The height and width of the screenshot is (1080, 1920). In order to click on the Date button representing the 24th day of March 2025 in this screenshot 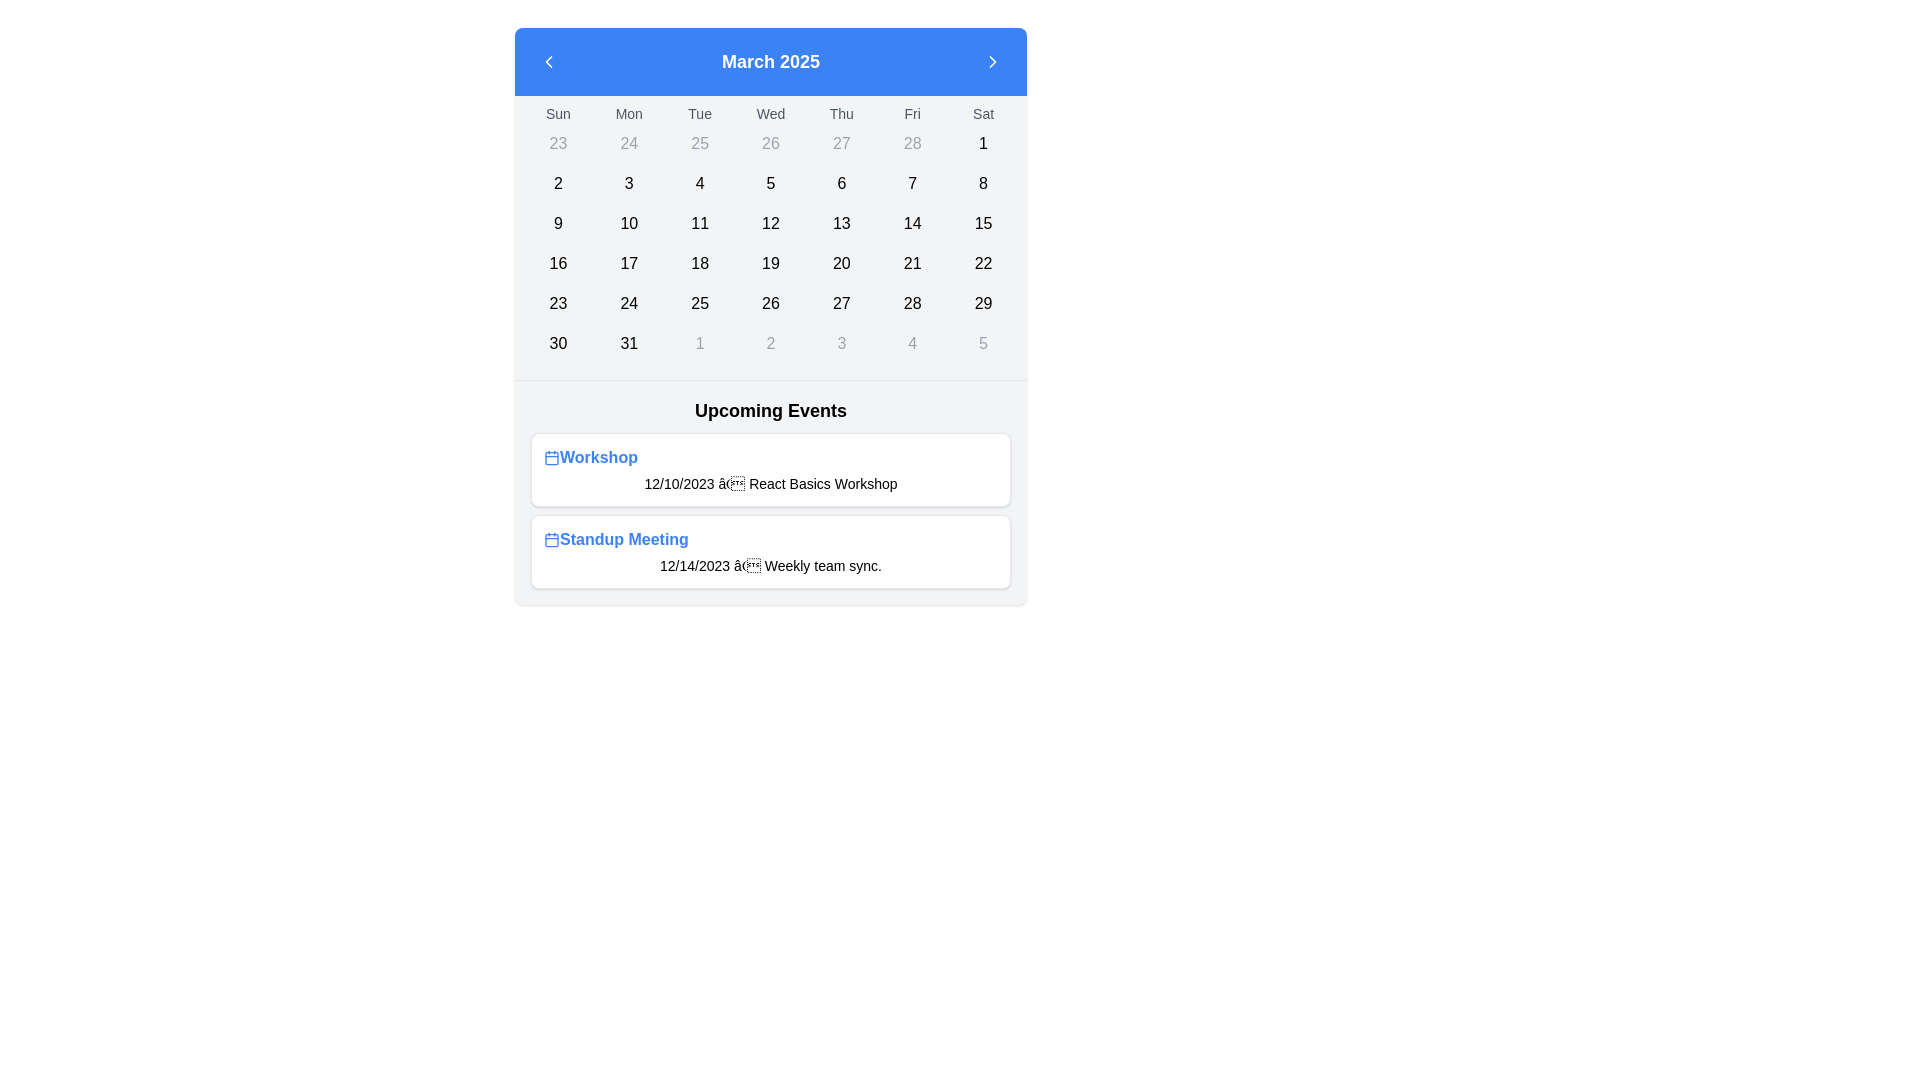, I will do `click(628, 142)`.